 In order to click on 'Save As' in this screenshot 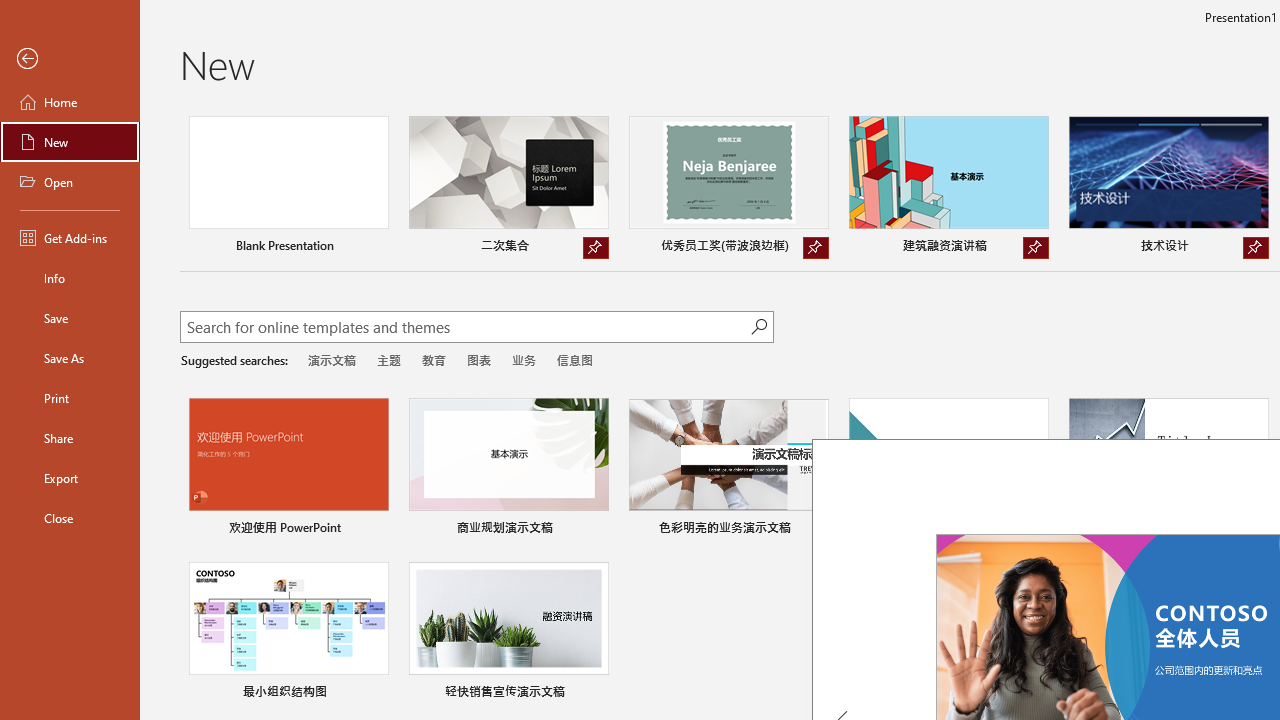, I will do `click(69, 356)`.